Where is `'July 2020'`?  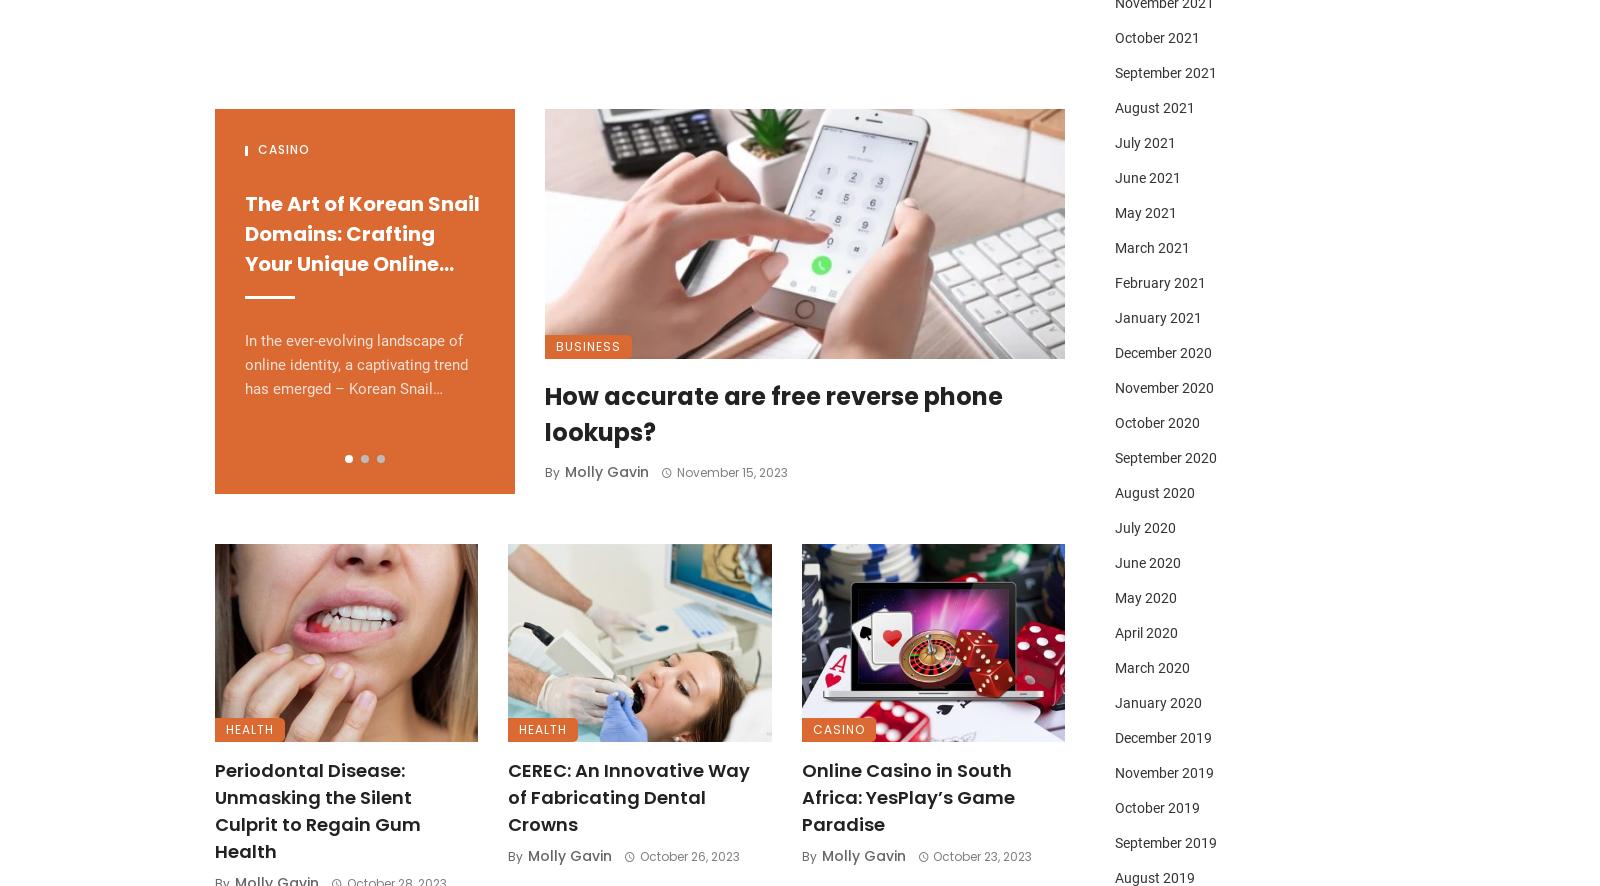 'July 2020' is located at coordinates (1145, 526).